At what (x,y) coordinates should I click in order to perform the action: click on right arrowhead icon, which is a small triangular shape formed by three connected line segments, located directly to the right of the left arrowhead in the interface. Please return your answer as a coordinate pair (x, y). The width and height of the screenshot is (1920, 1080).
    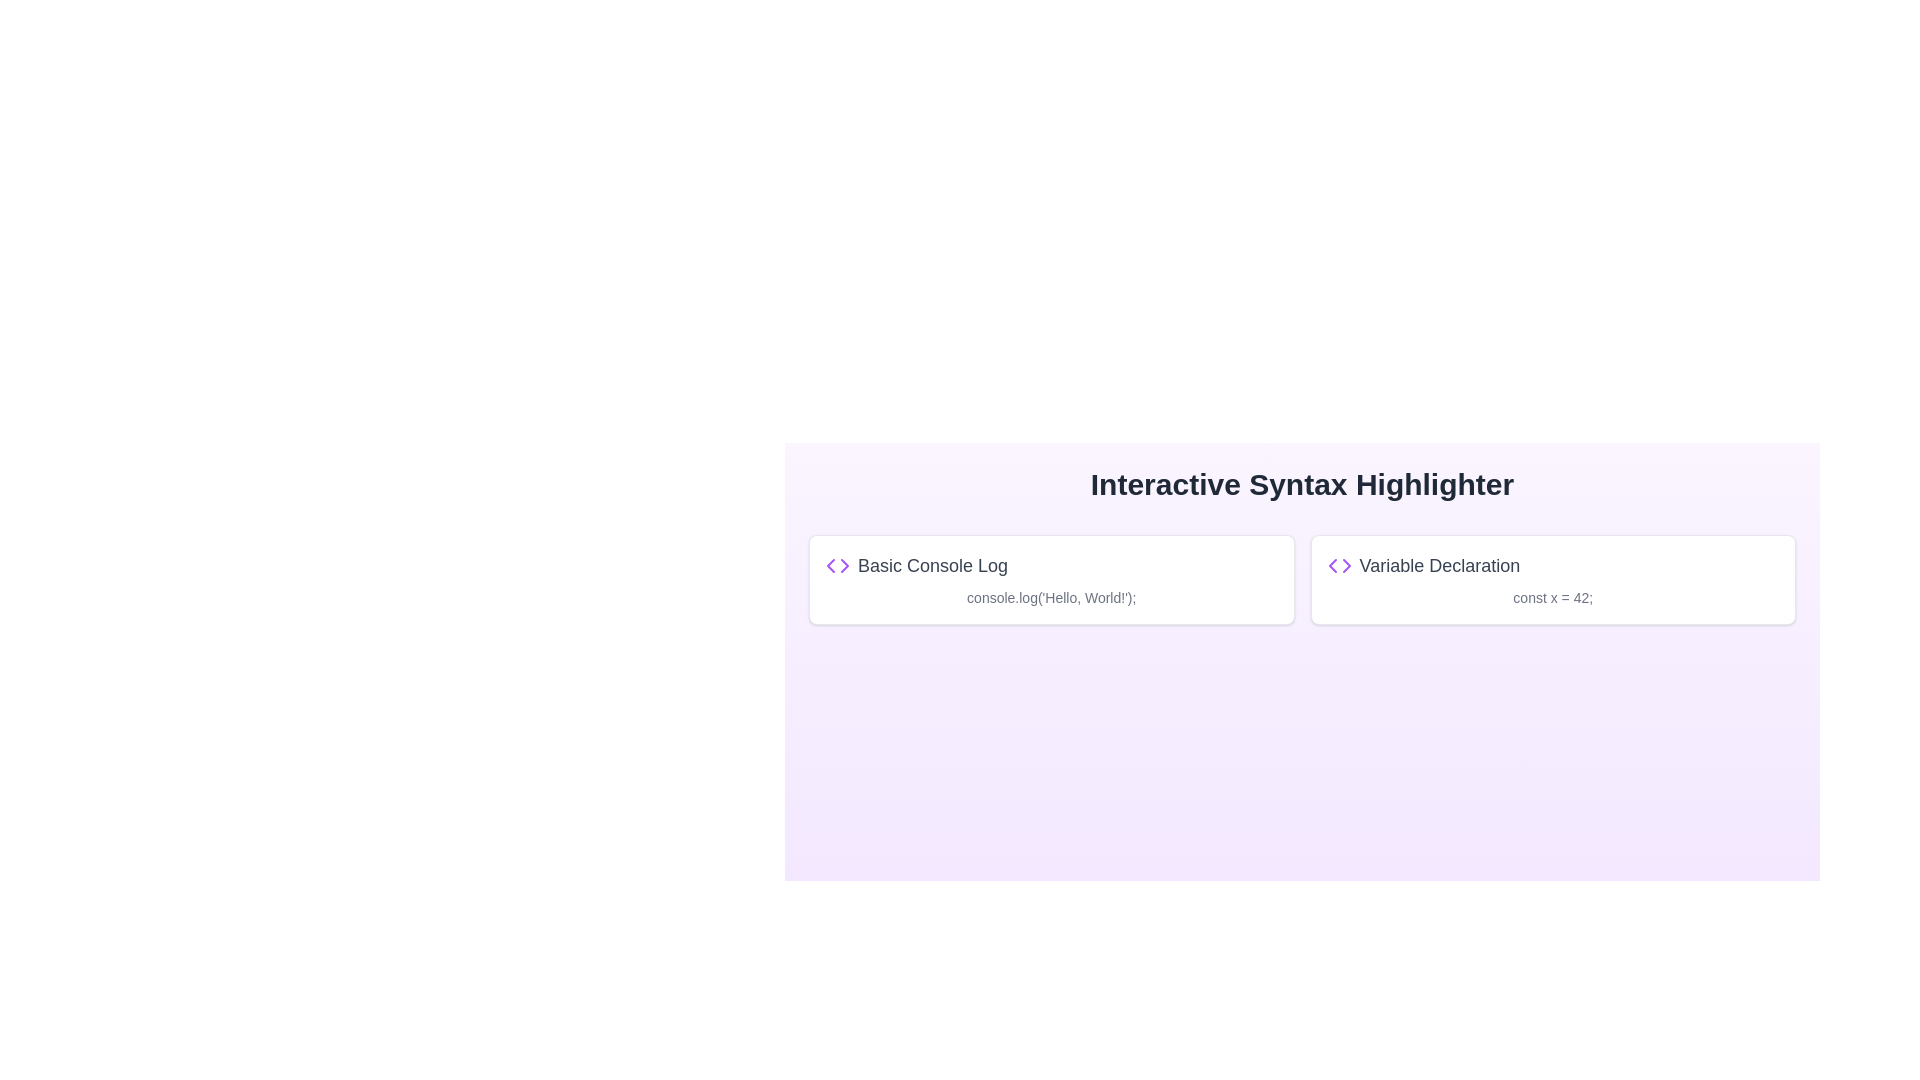
    Looking at the image, I should click on (1346, 566).